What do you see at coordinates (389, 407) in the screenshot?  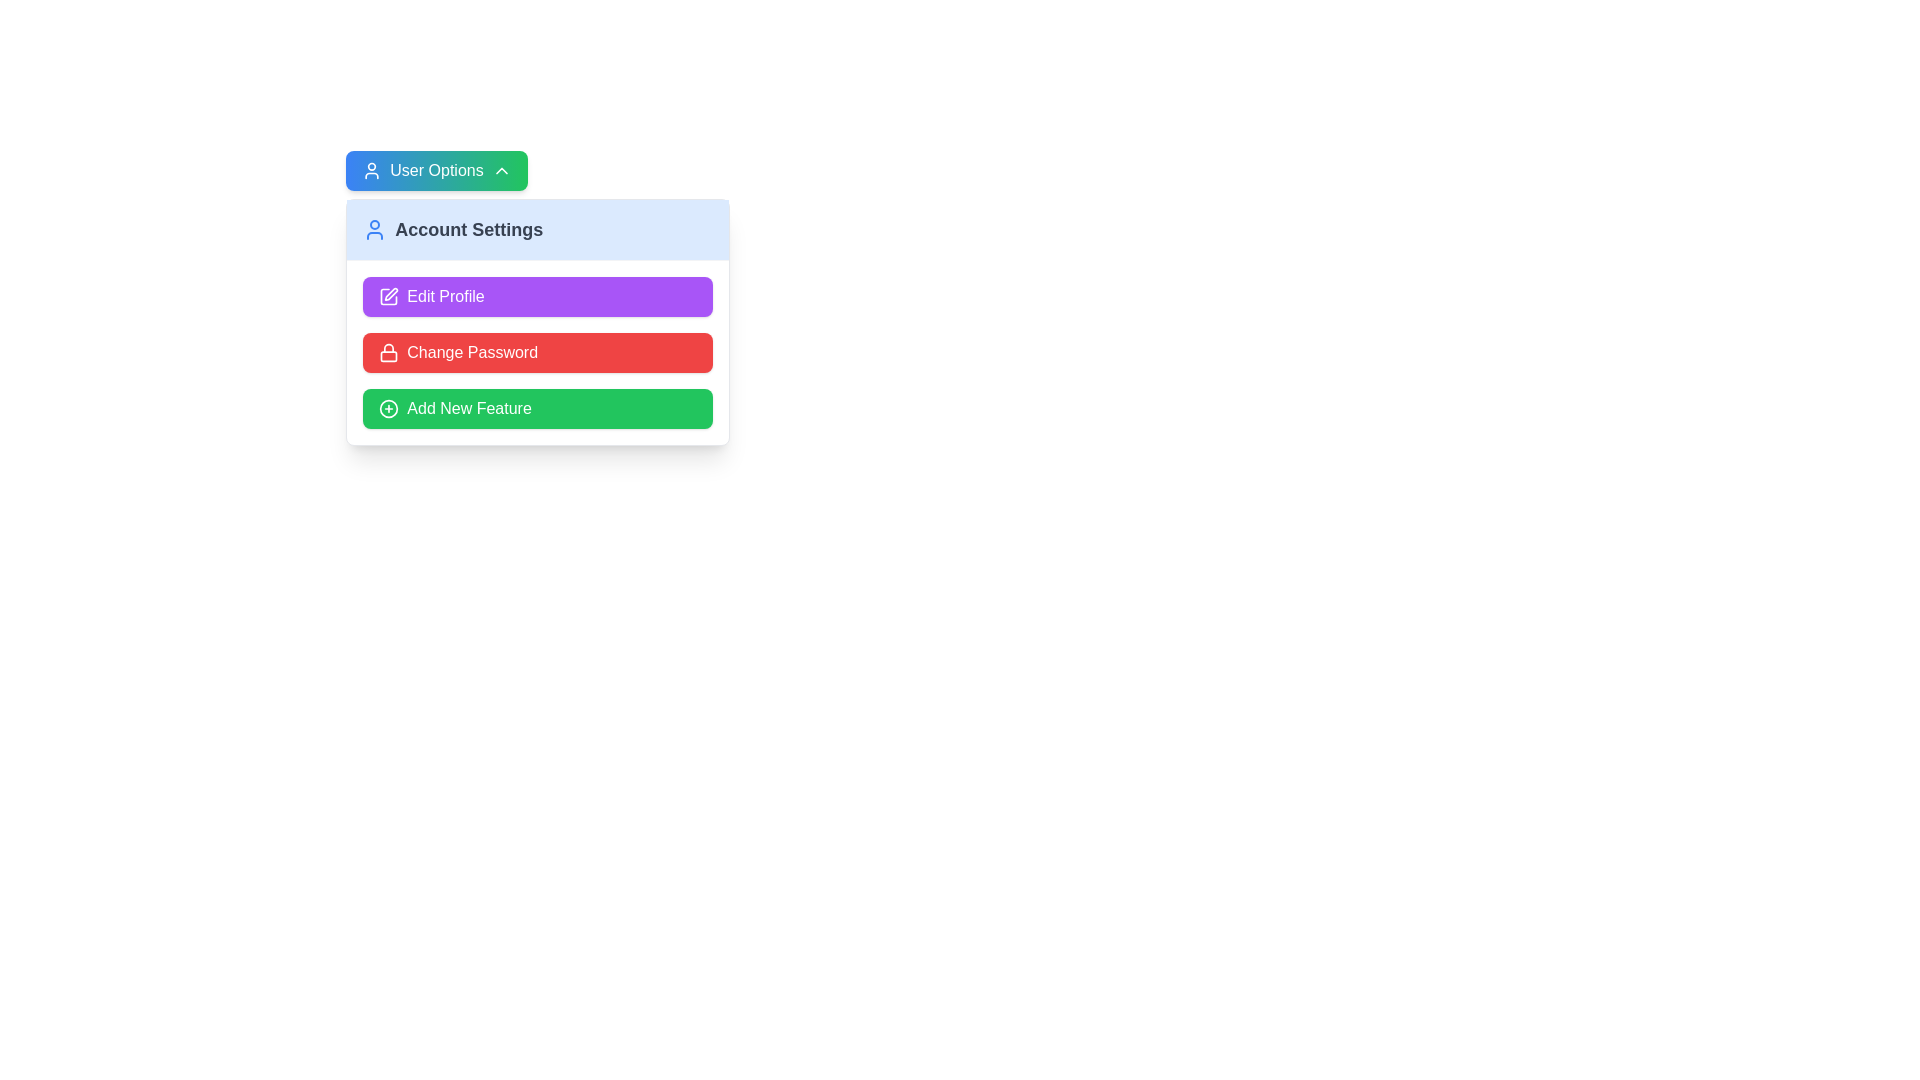 I see `the icon on the far-left side of the 'Add New Feature' button` at bounding box center [389, 407].